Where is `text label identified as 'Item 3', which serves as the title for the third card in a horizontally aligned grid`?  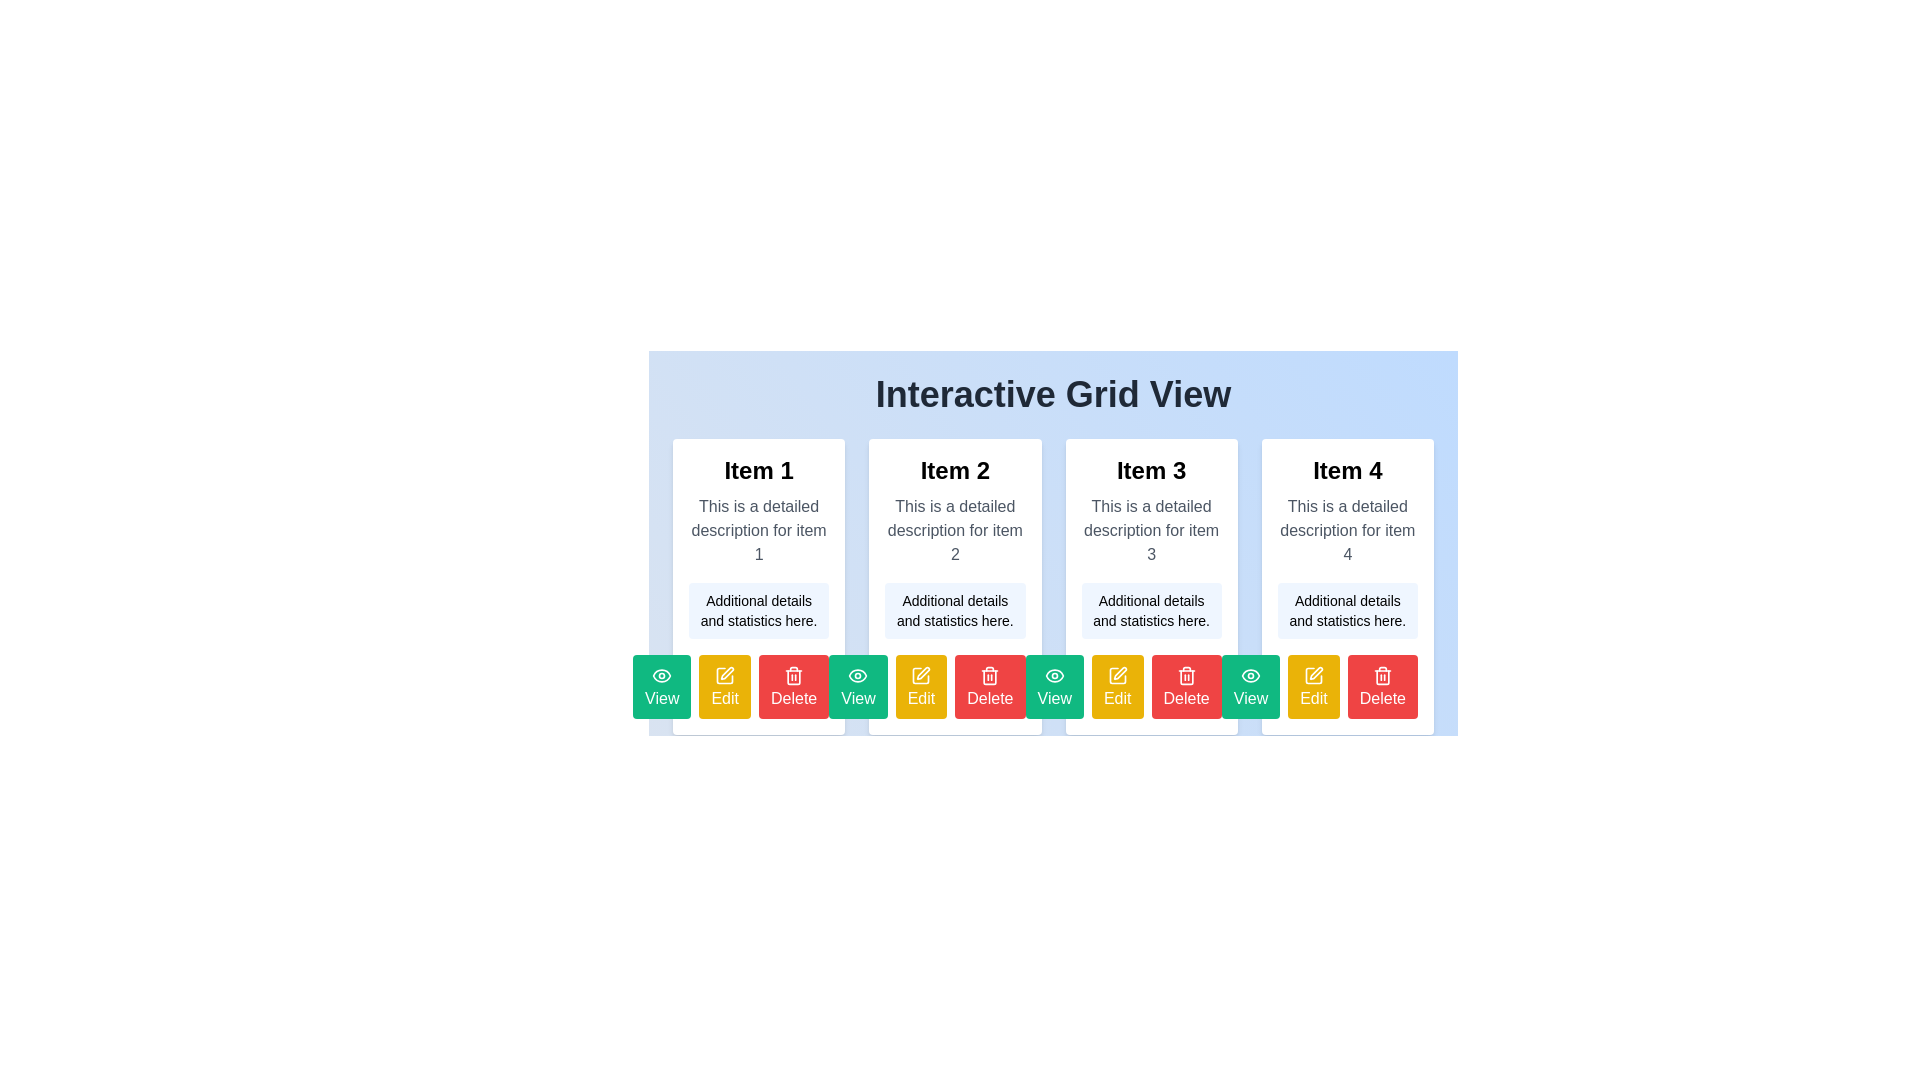
text label identified as 'Item 3', which serves as the title for the third card in a horizontally aligned grid is located at coordinates (1151, 470).